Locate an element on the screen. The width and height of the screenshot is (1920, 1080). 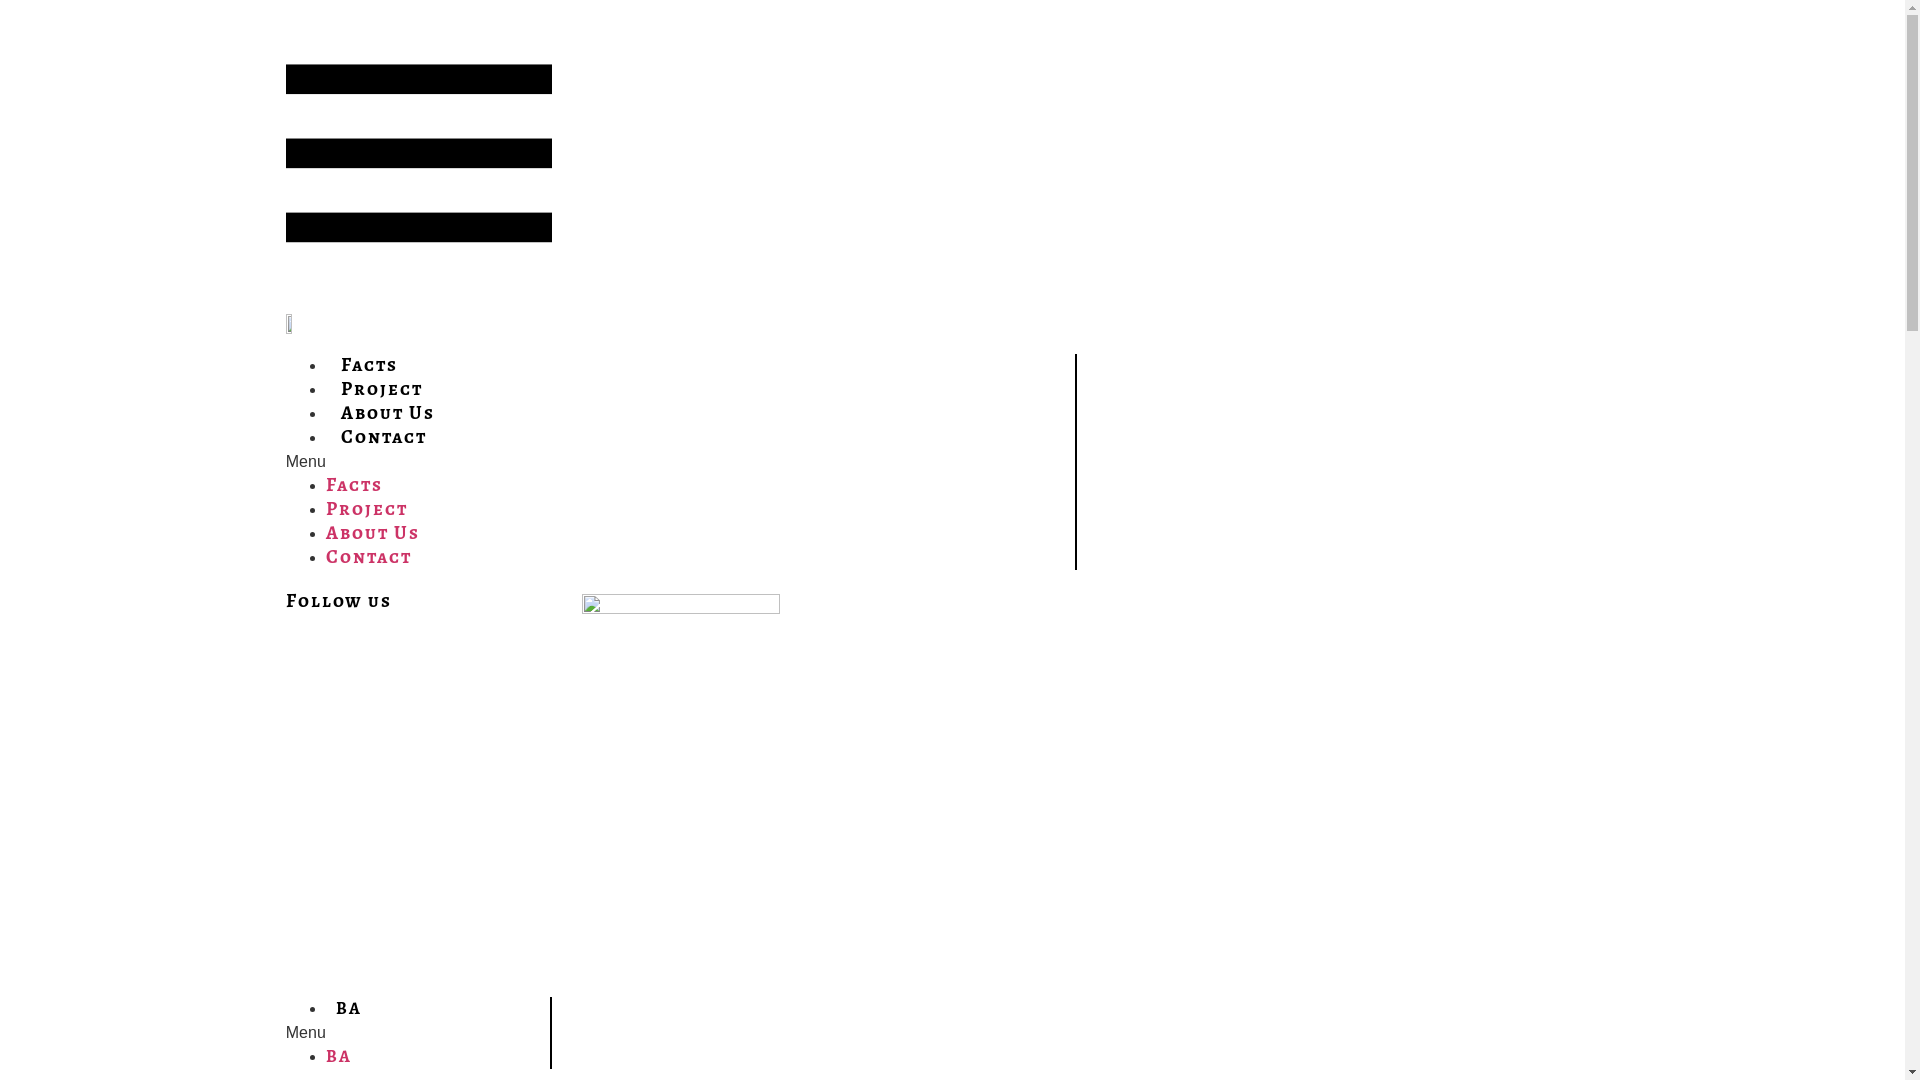
'Facts' is located at coordinates (326, 484).